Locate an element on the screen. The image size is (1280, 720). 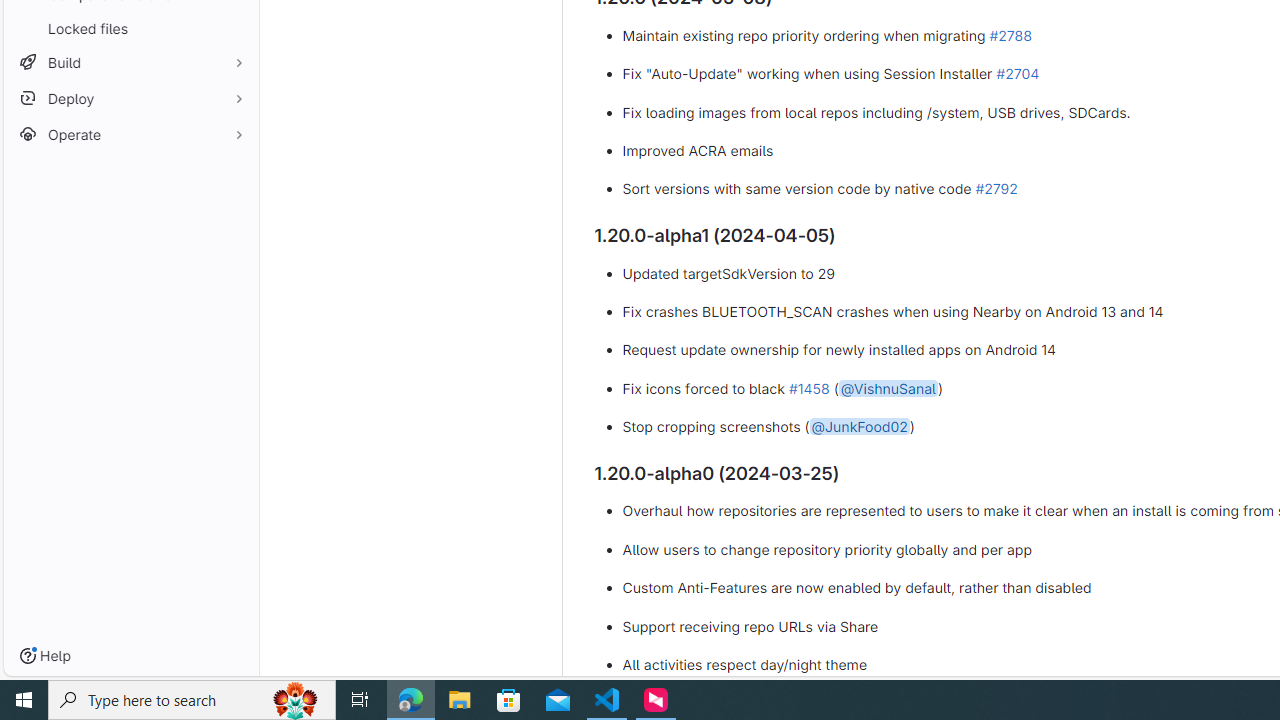
'Operate' is located at coordinates (130, 134).